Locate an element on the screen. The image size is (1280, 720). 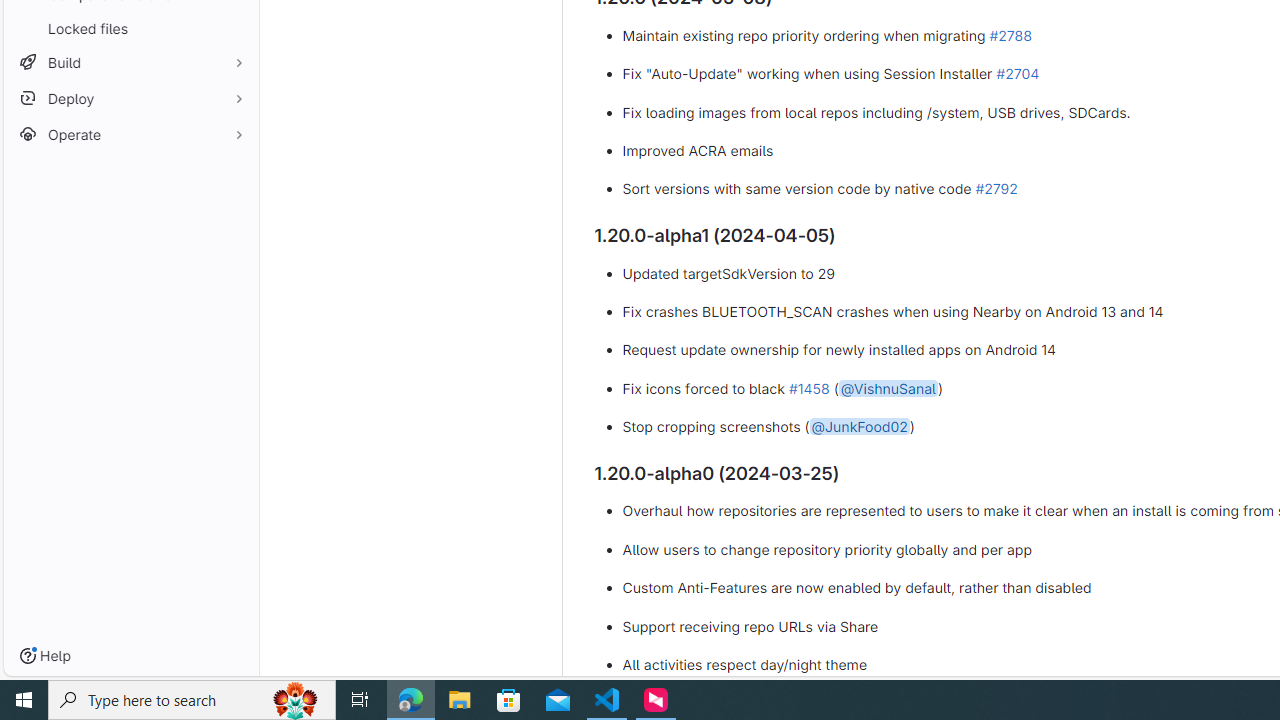
'Operate' is located at coordinates (130, 134).